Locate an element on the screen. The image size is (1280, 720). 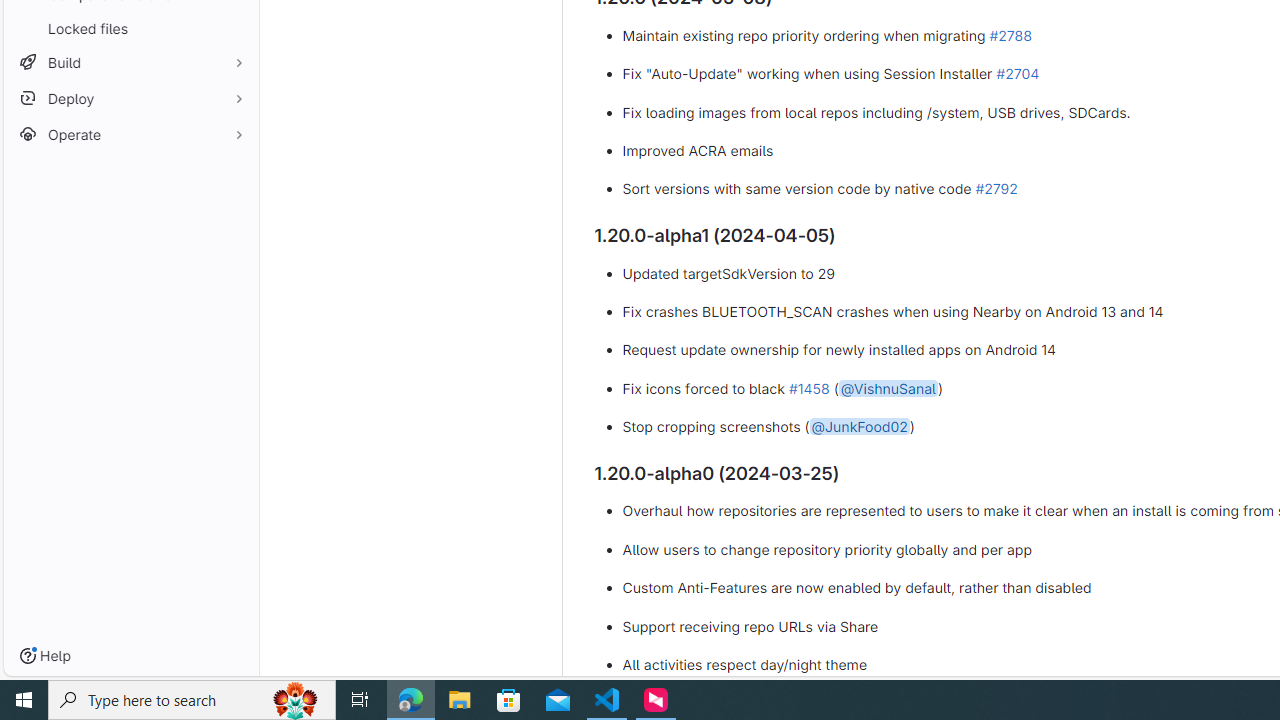
'Operate' is located at coordinates (130, 134).